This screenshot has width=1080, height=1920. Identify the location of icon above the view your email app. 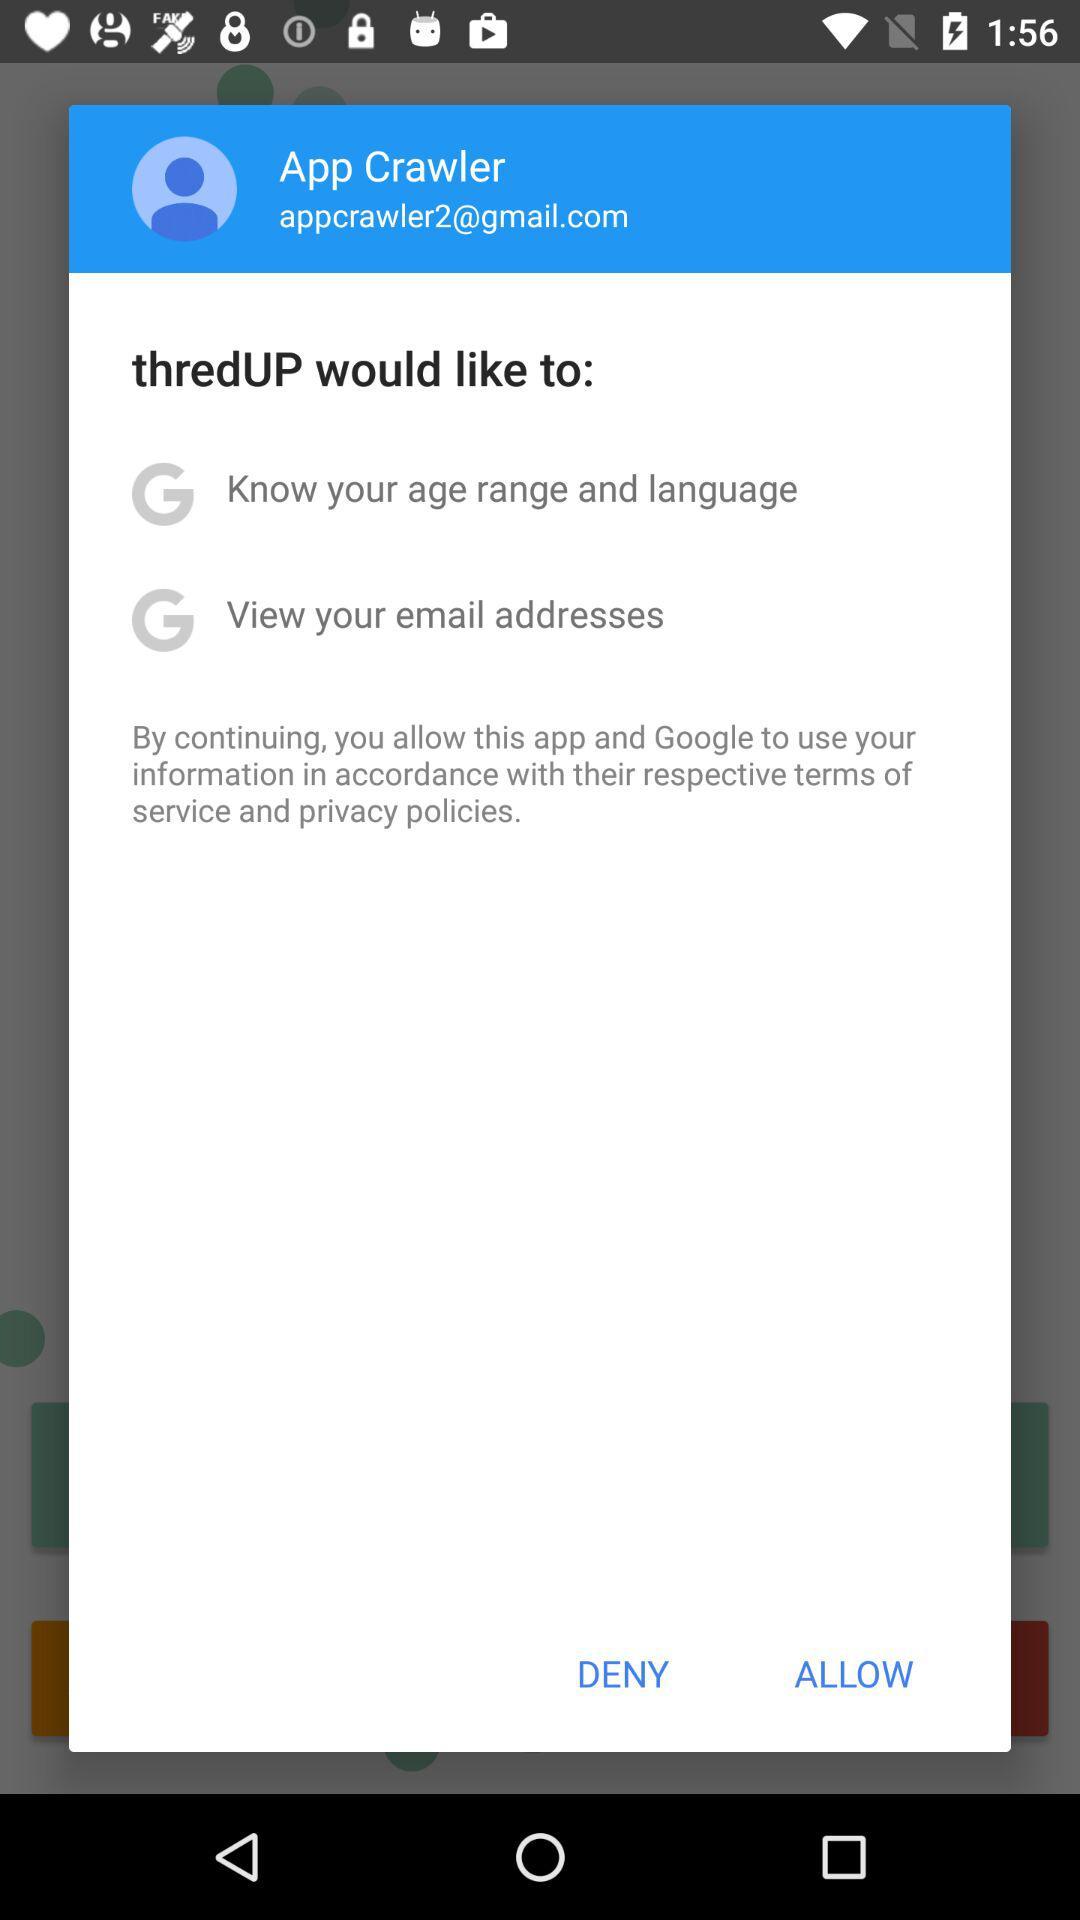
(511, 487).